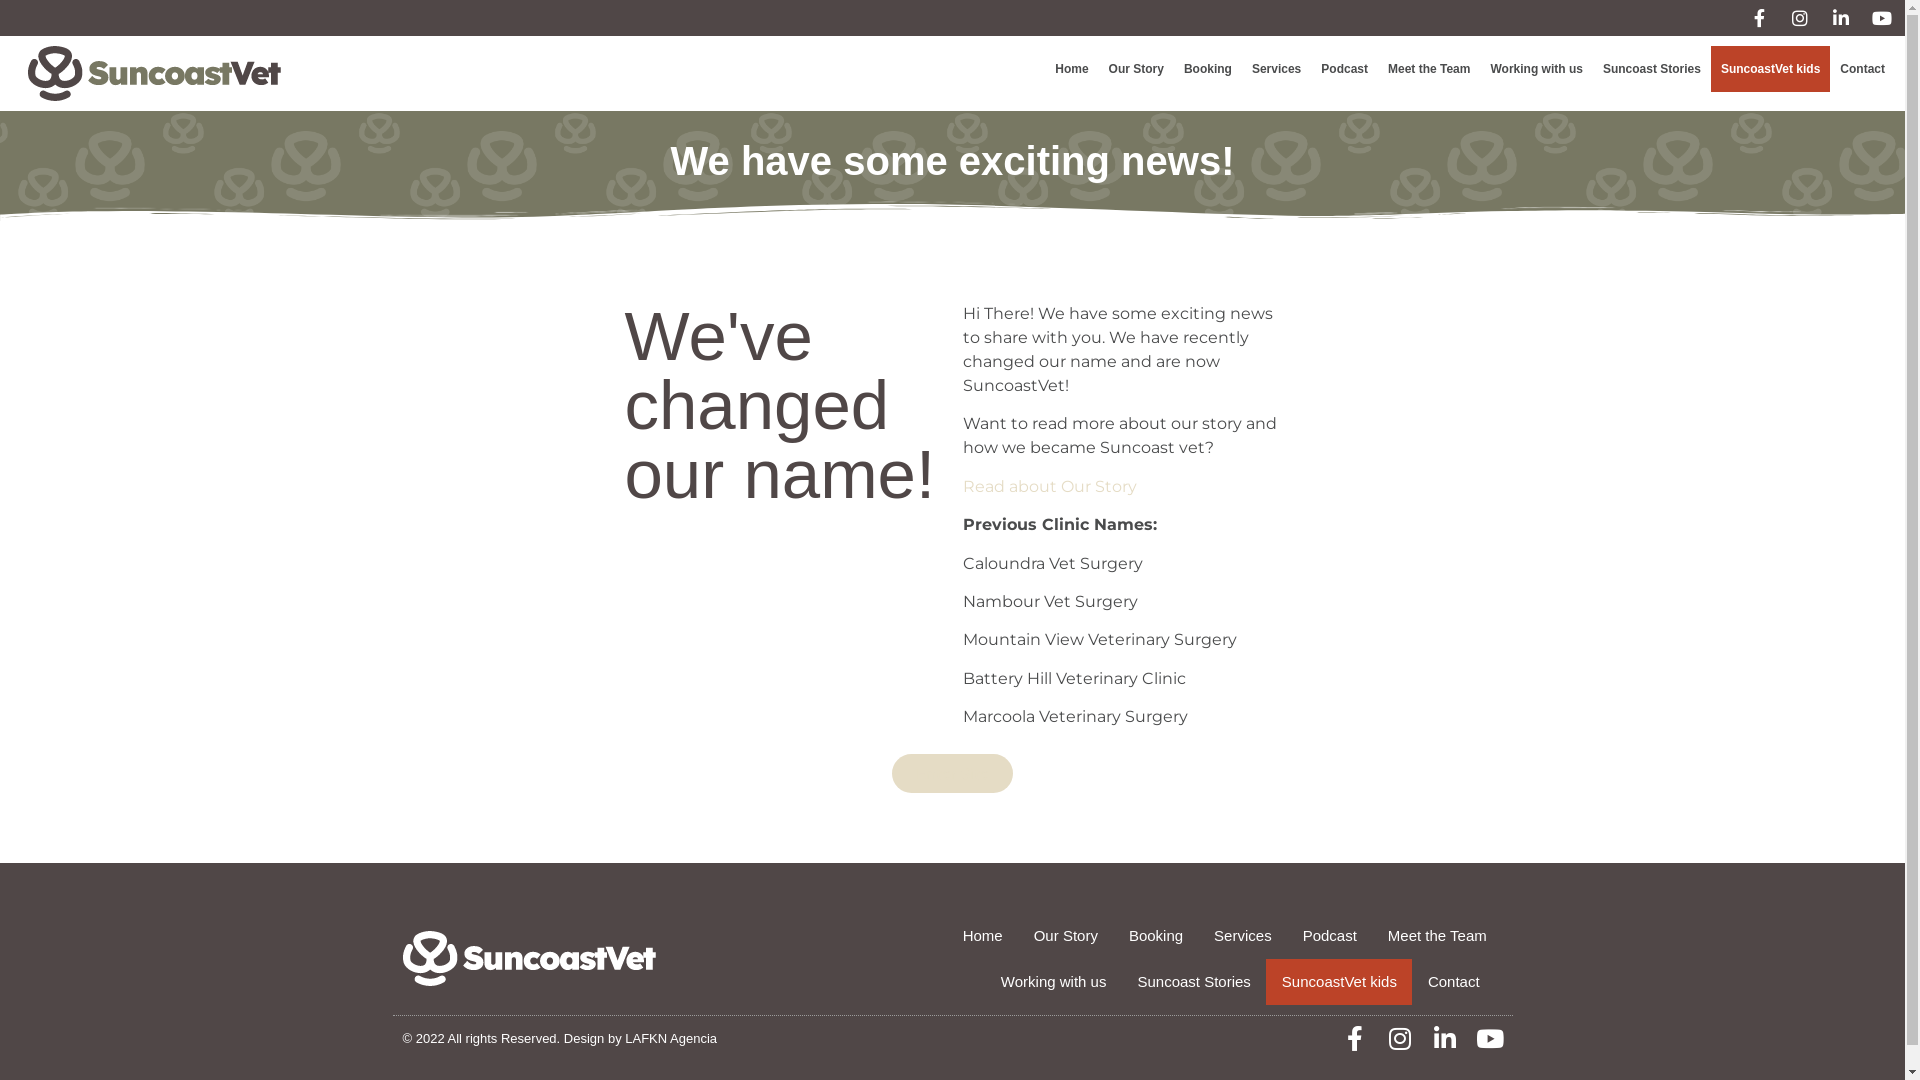  What do you see at coordinates (1070, 68) in the screenshot?
I see `'Home'` at bounding box center [1070, 68].